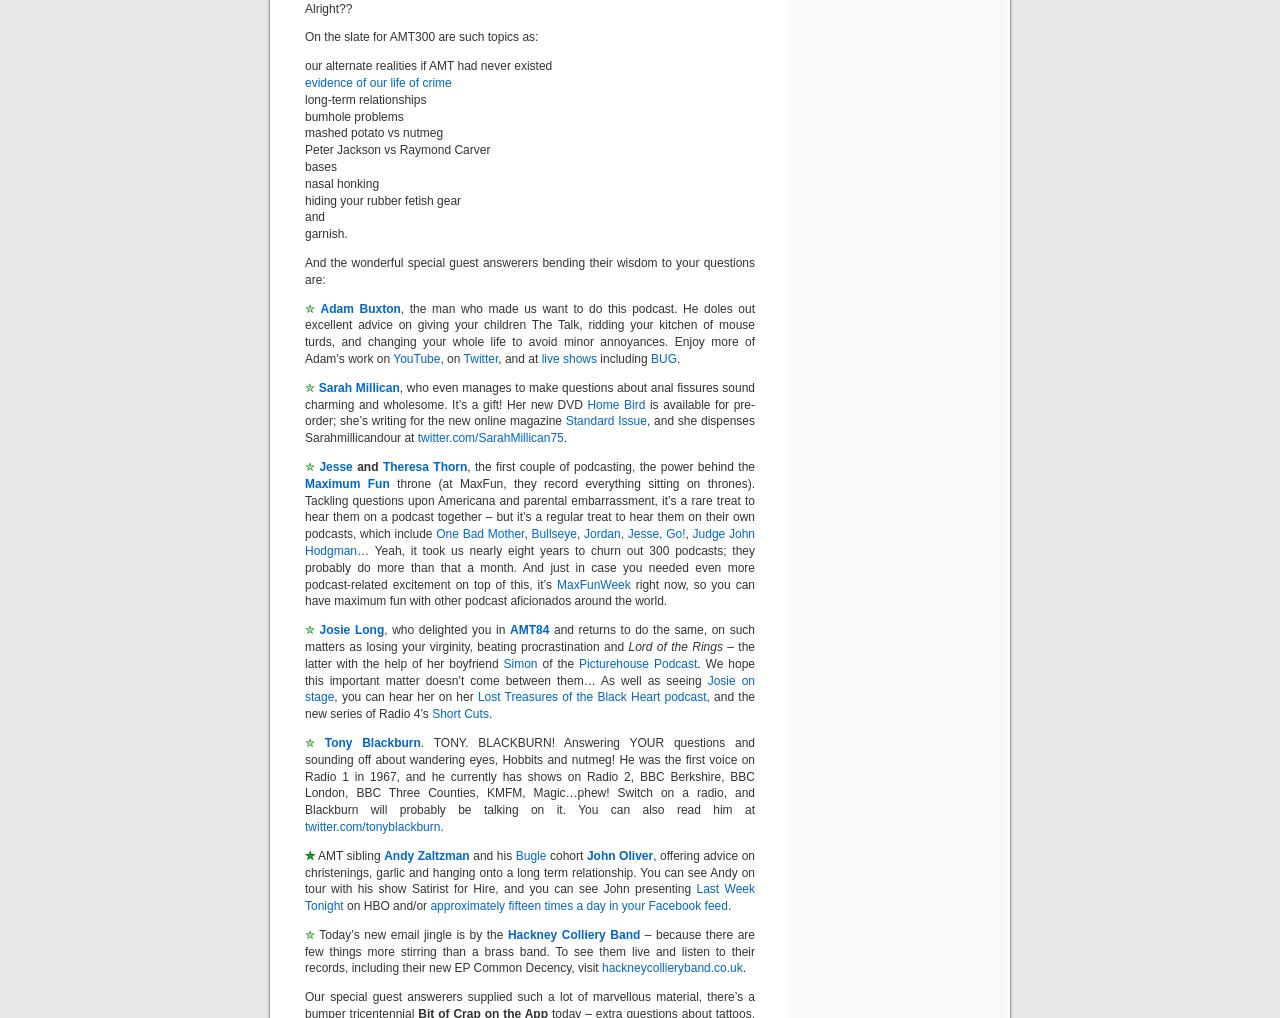  Describe the element at coordinates (618, 854) in the screenshot. I see `'John Oliver'` at that location.